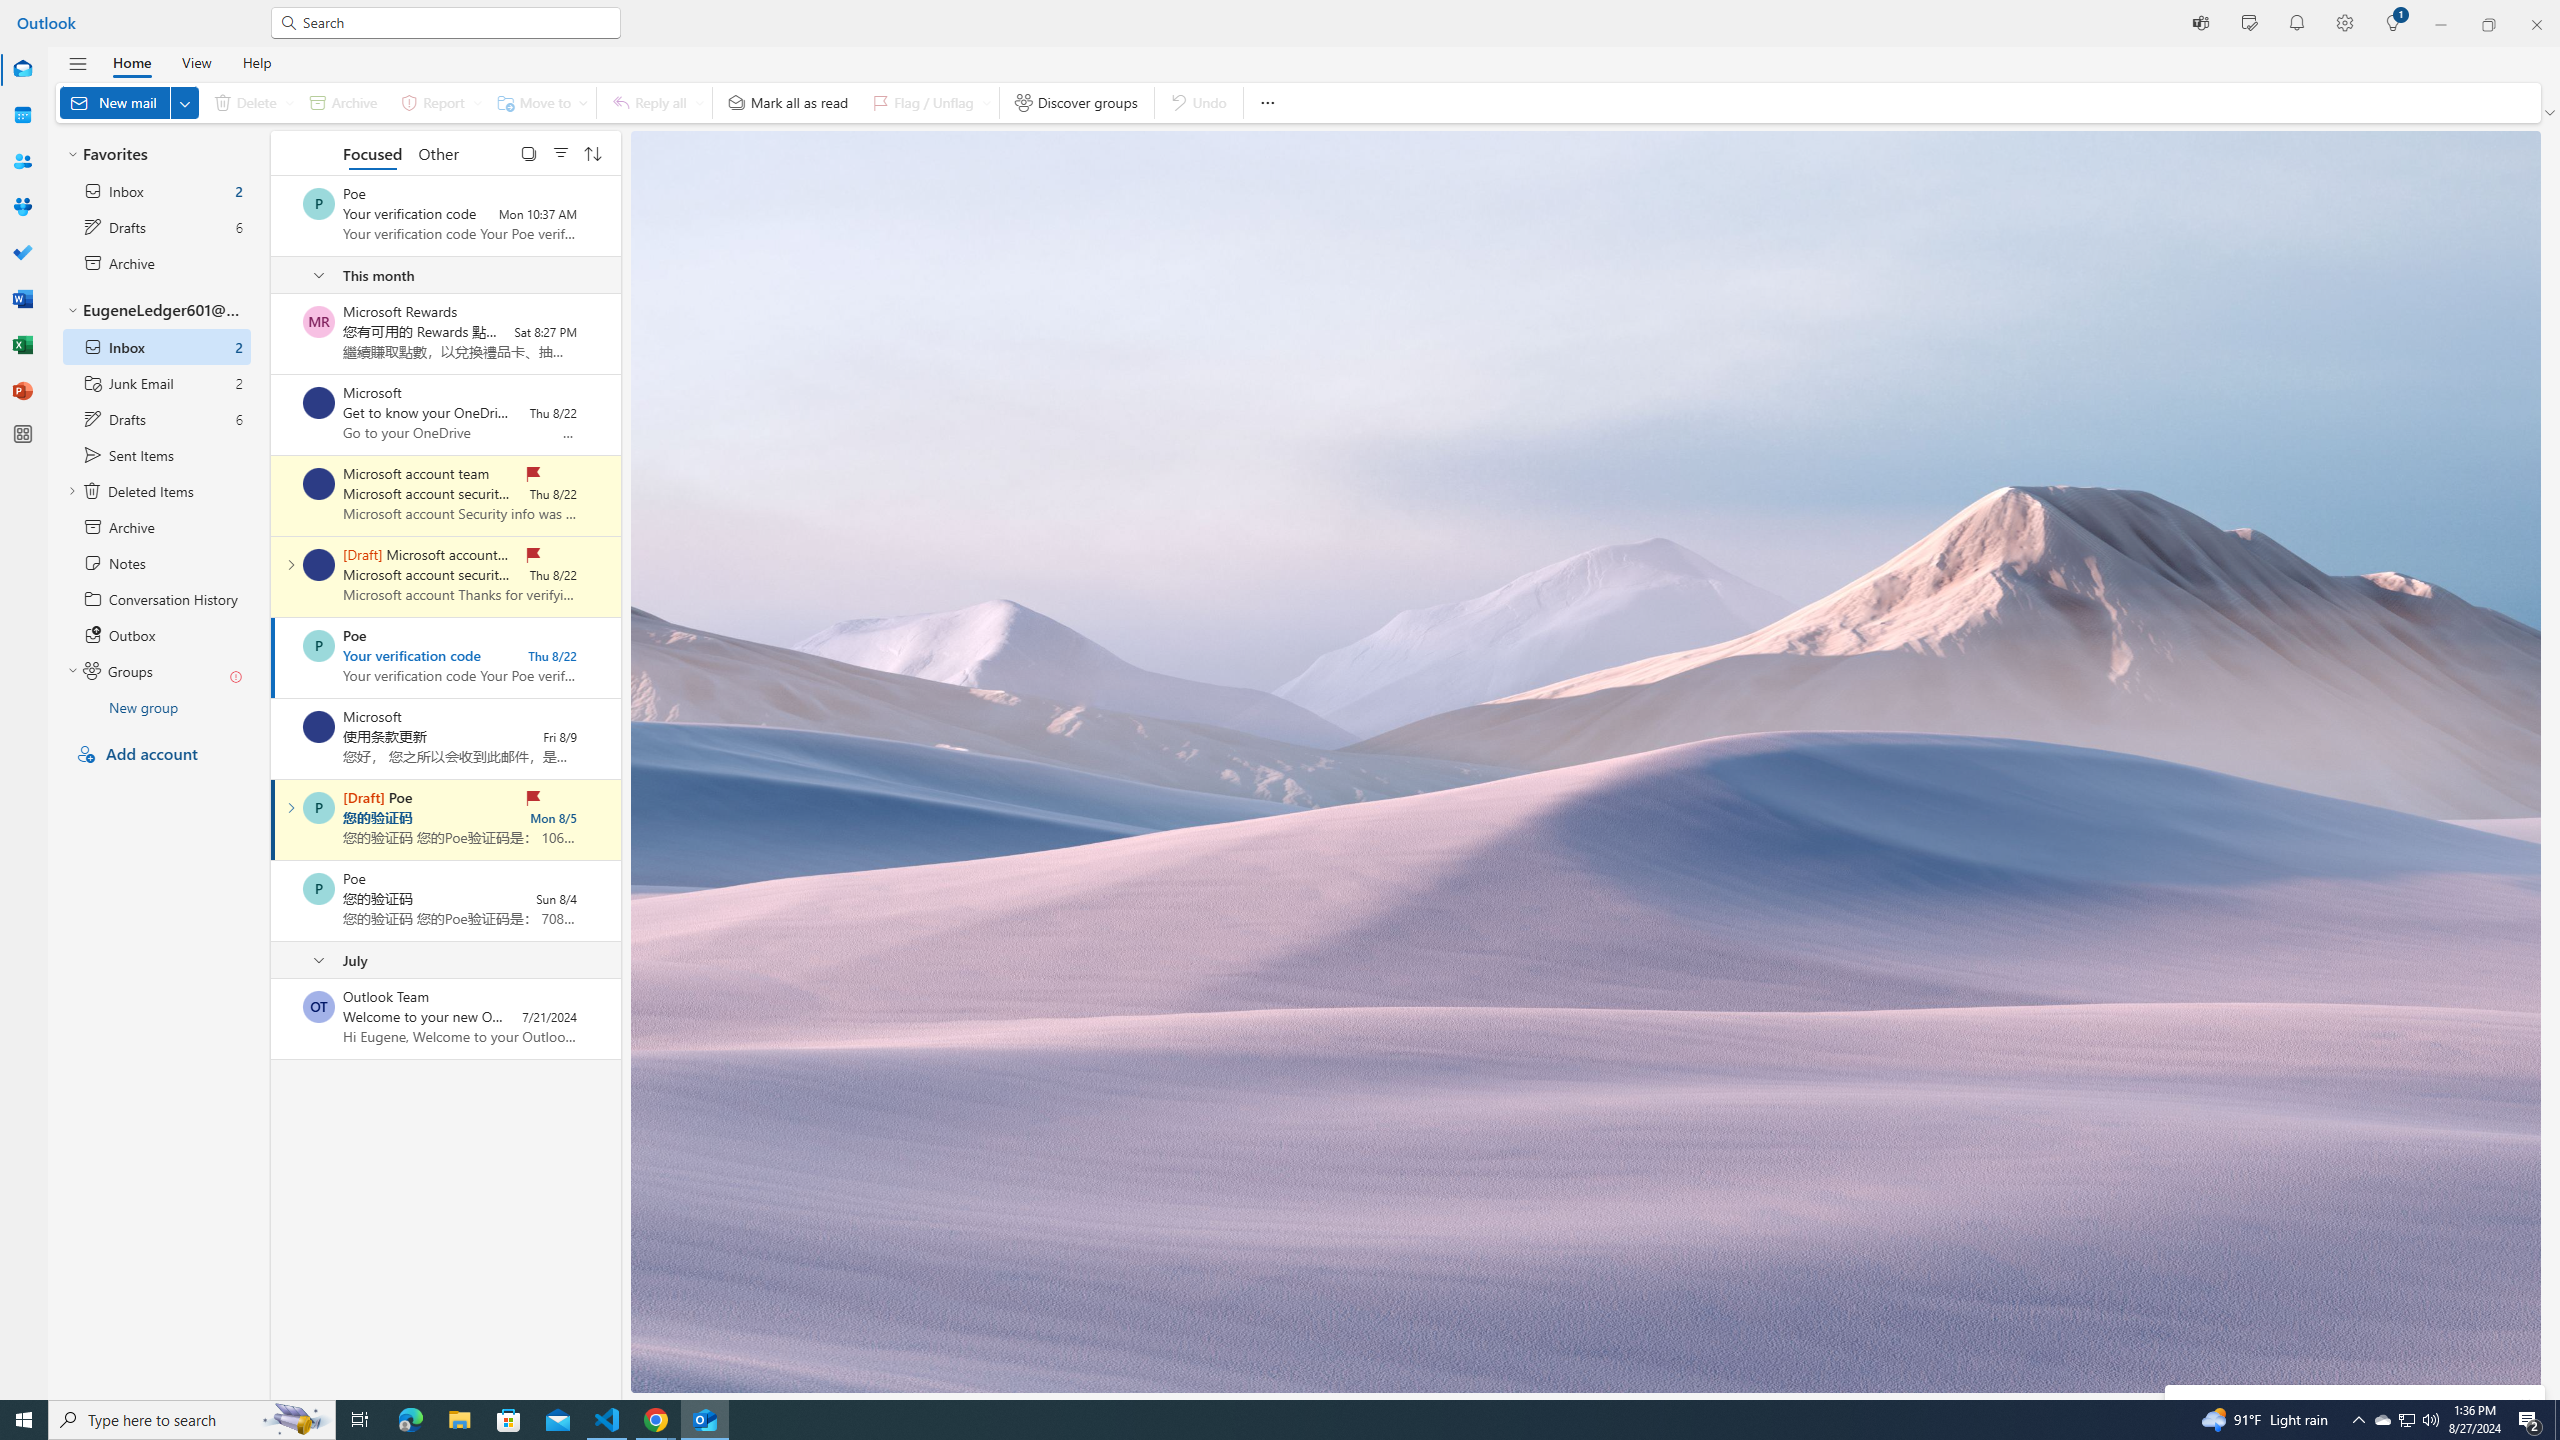 This screenshot has width=2560, height=1440. What do you see at coordinates (559, 152) in the screenshot?
I see `'Filter'` at bounding box center [559, 152].